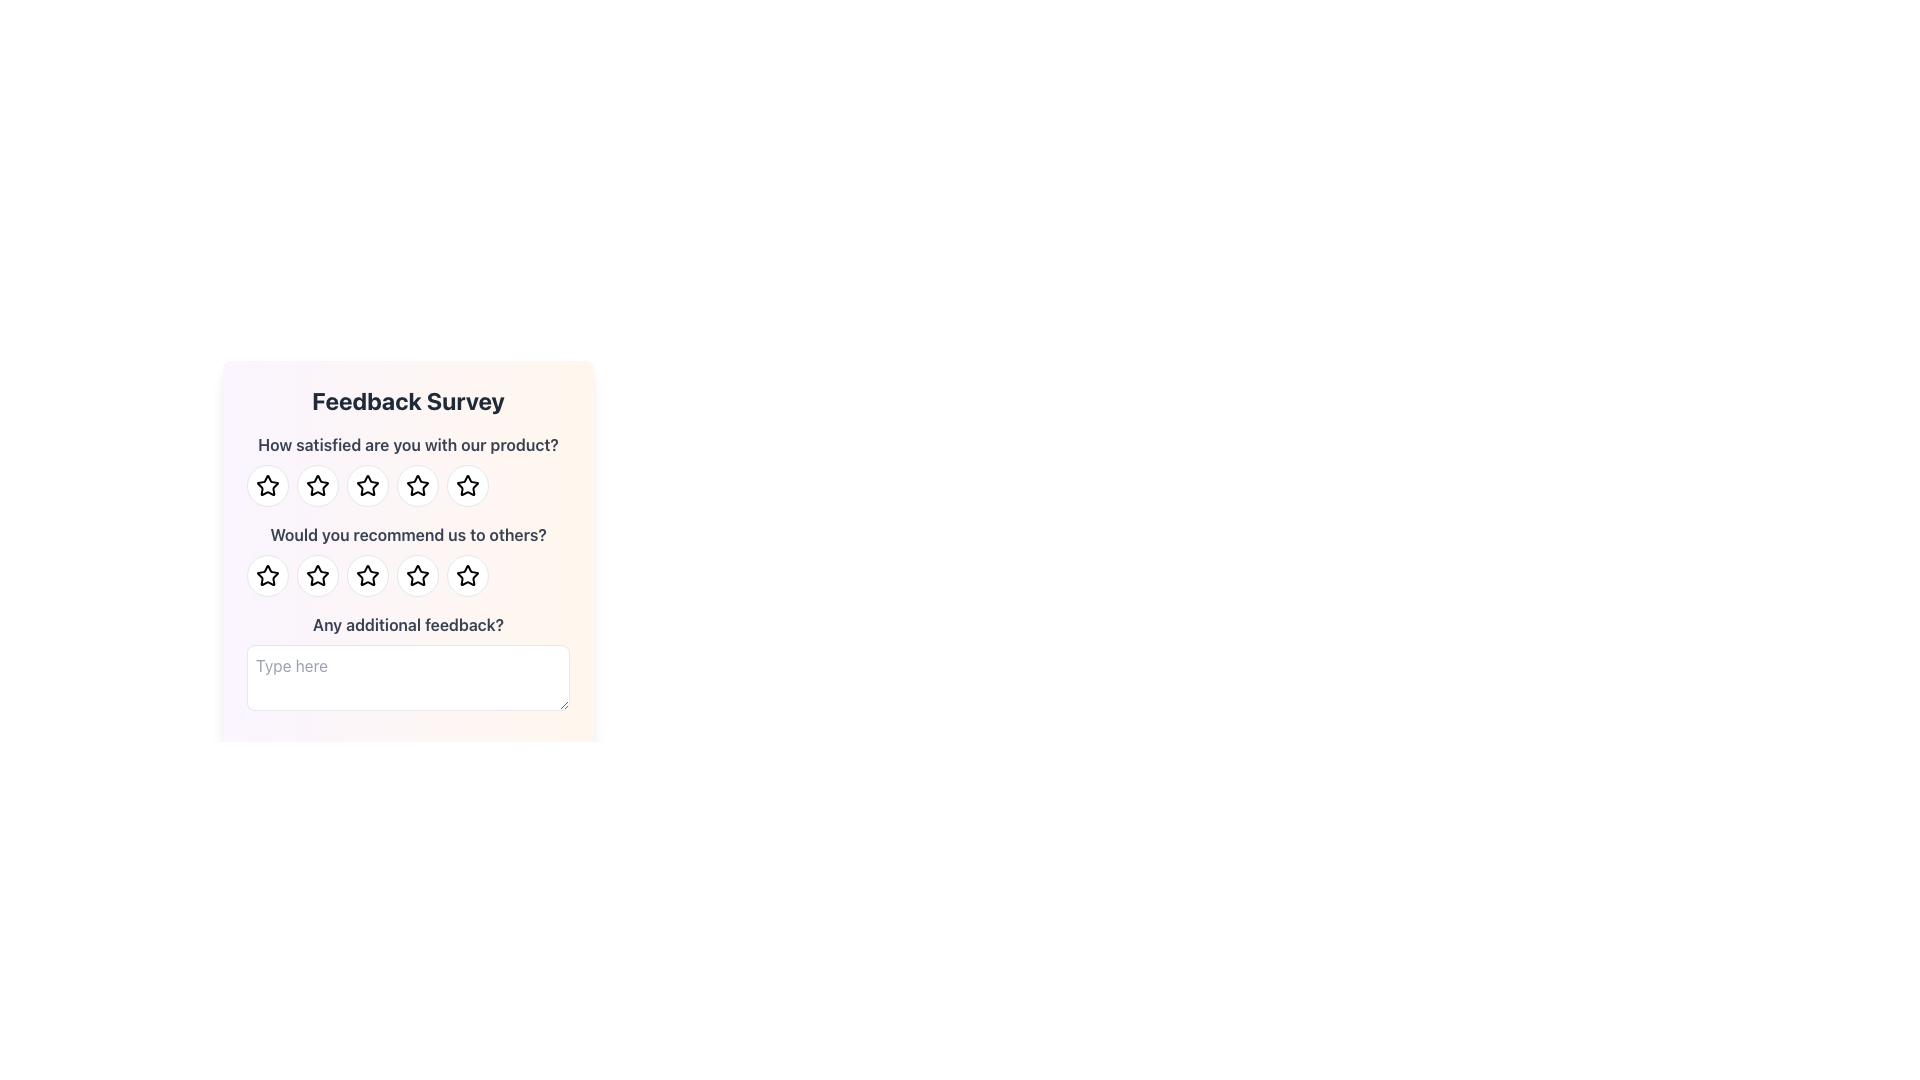 Image resolution: width=1920 pixels, height=1080 pixels. I want to click on the second star icon in the second row of the survey under the question 'Would you recommend us to others?', so click(316, 575).